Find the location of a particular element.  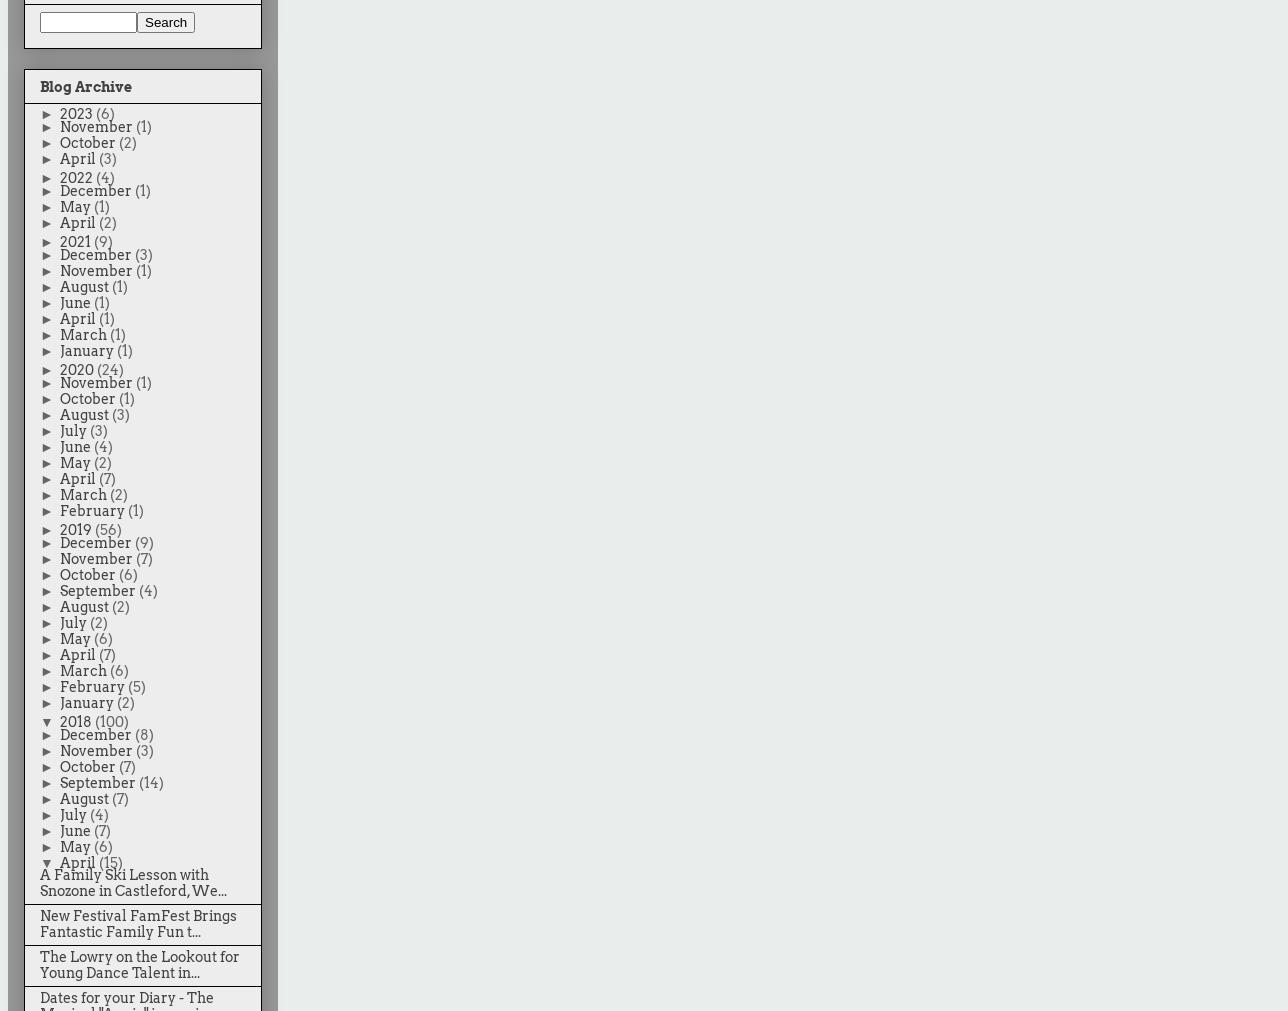

'(5)' is located at coordinates (136, 684).